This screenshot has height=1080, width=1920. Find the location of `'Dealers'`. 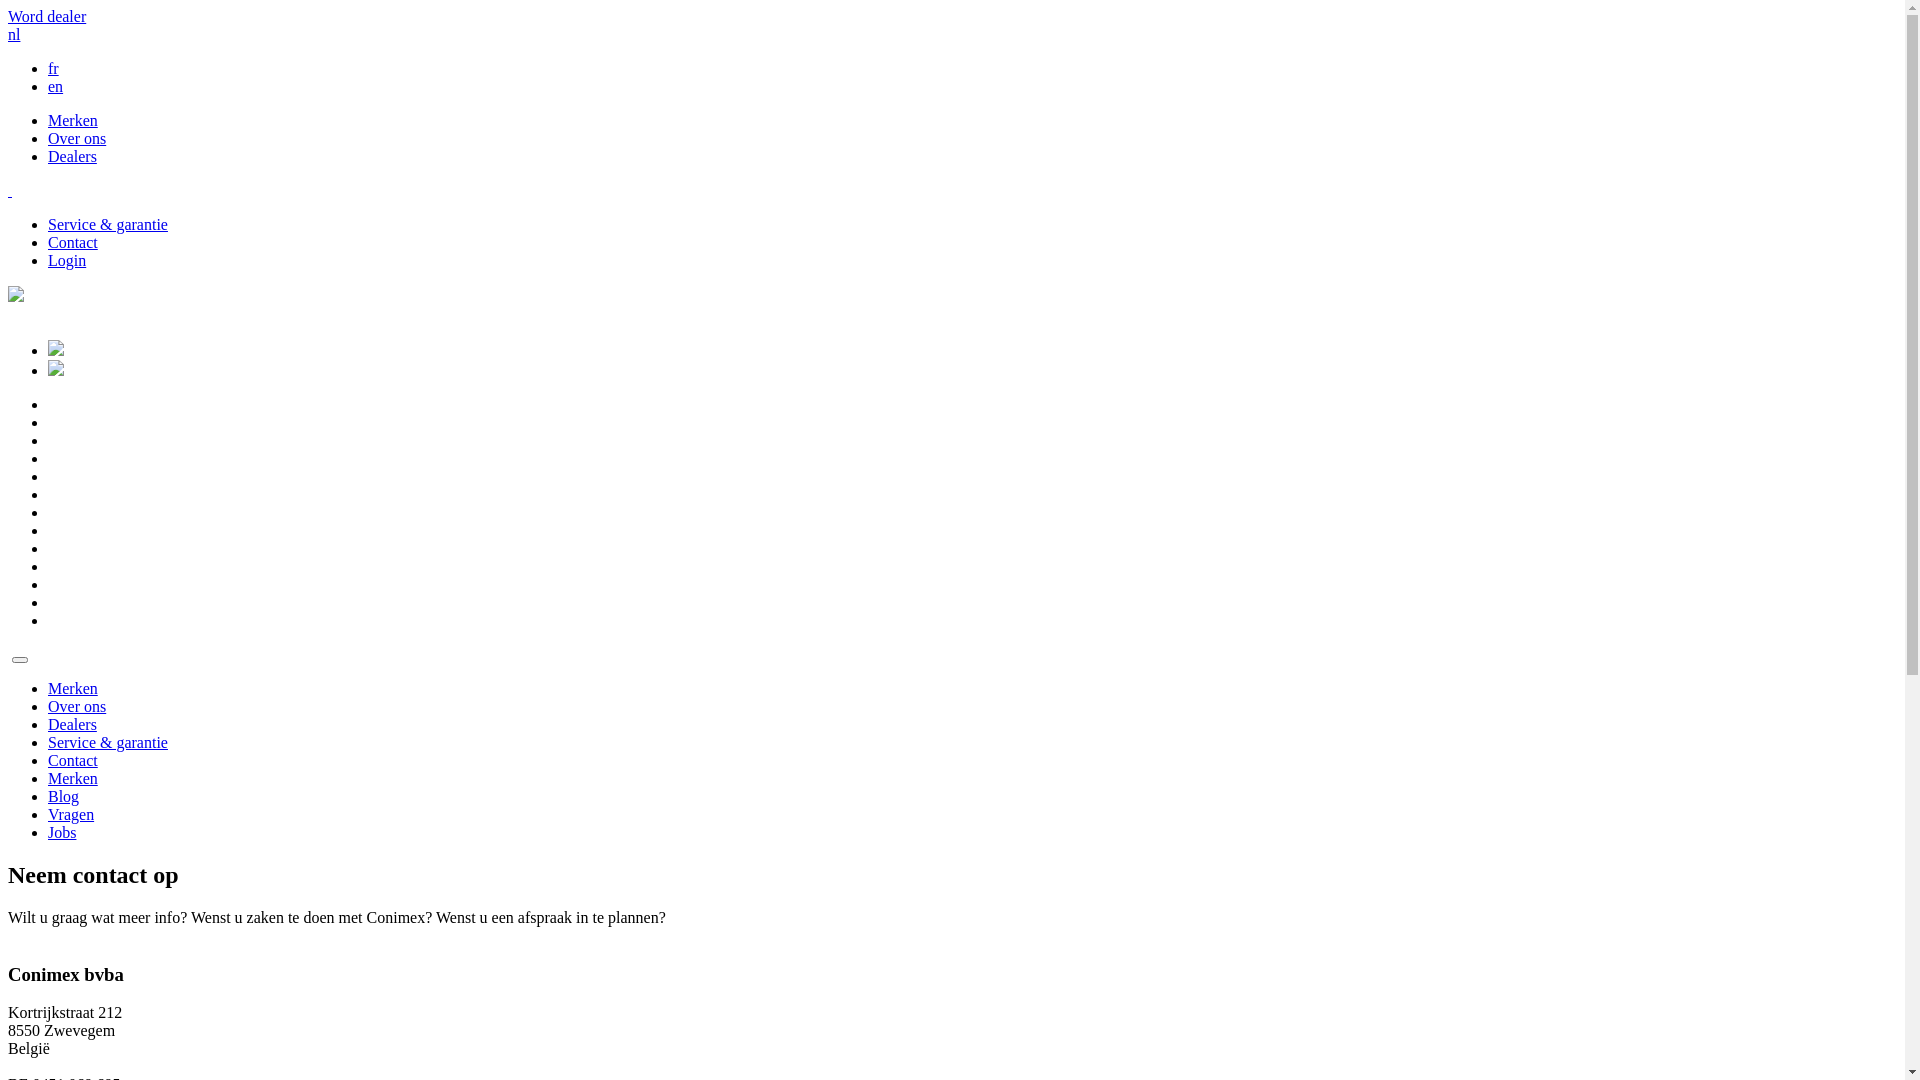

'Dealers' is located at coordinates (72, 155).